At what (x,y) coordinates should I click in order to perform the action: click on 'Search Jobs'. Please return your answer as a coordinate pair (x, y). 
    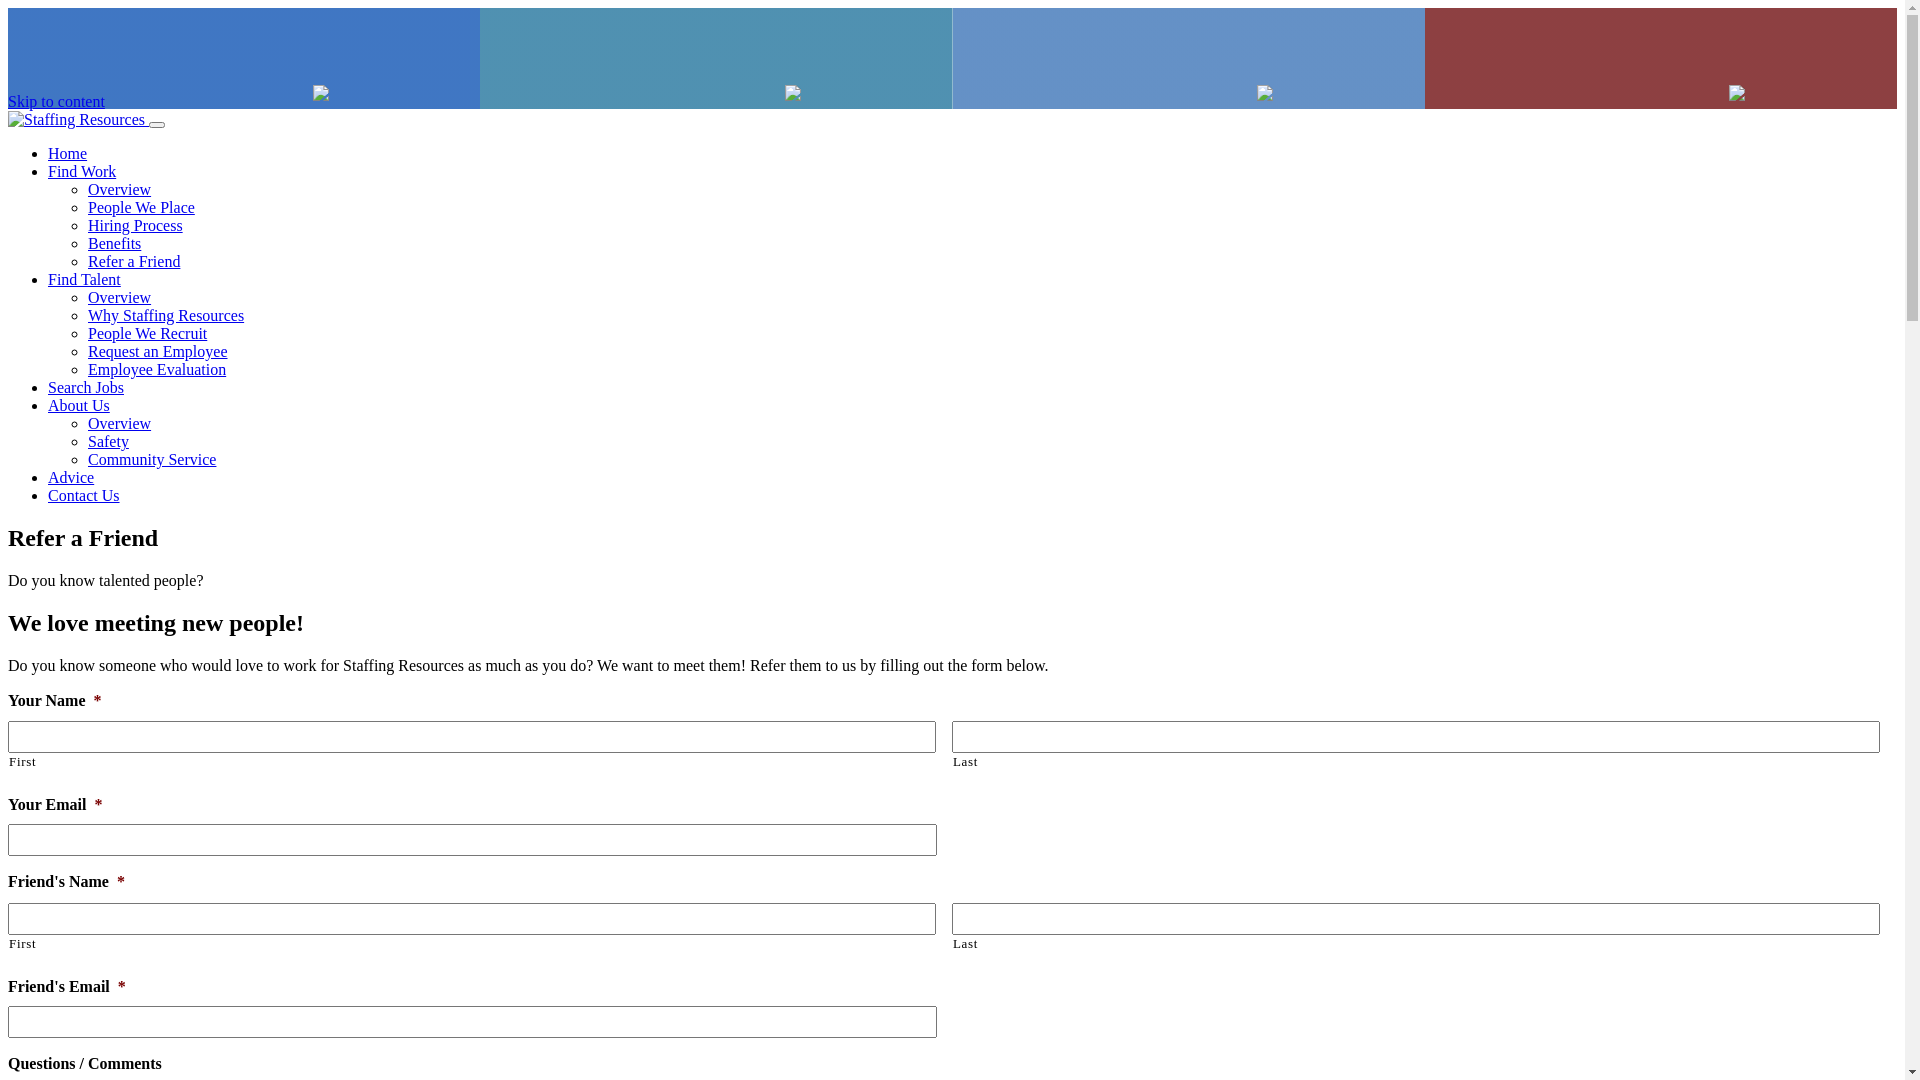
    Looking at the image, I should click on (48, 387).